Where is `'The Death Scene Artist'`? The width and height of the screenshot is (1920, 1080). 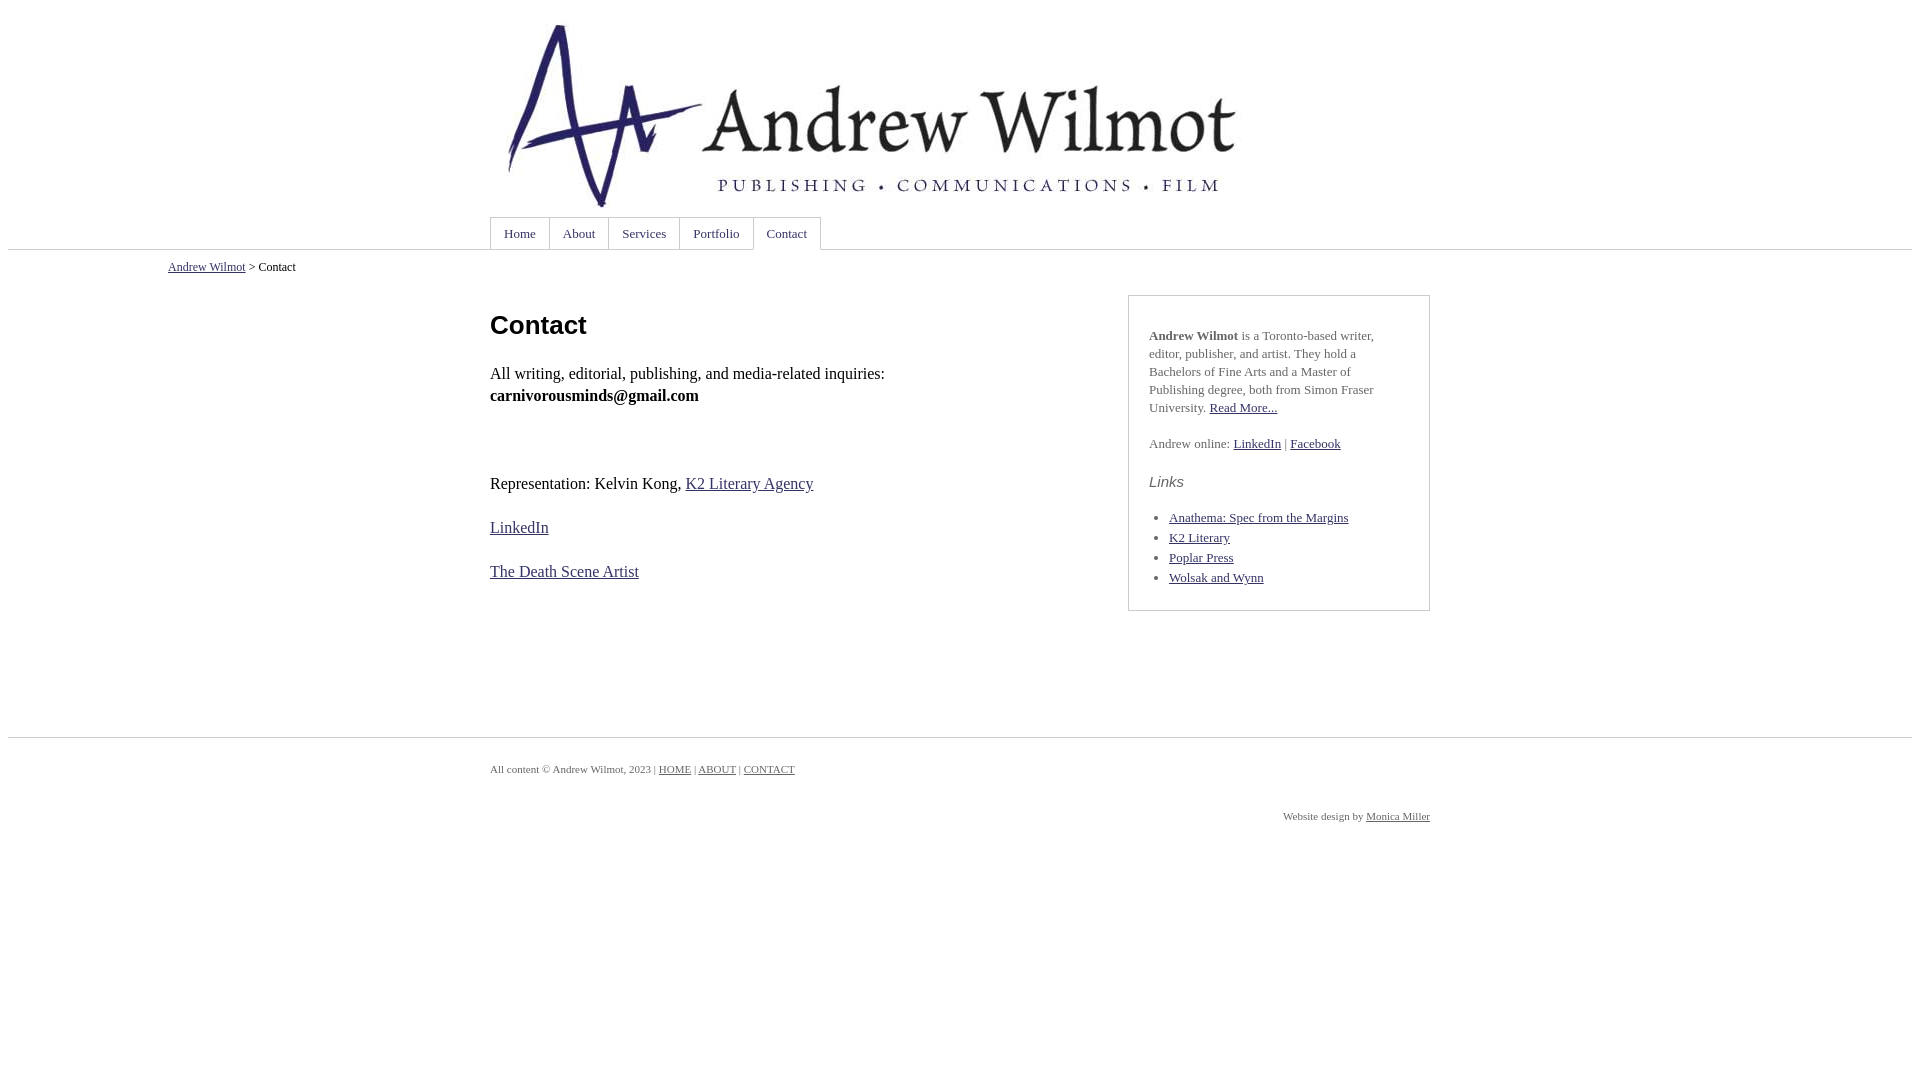 'The Death Scene Artist' is located at coordinates (489, 571).